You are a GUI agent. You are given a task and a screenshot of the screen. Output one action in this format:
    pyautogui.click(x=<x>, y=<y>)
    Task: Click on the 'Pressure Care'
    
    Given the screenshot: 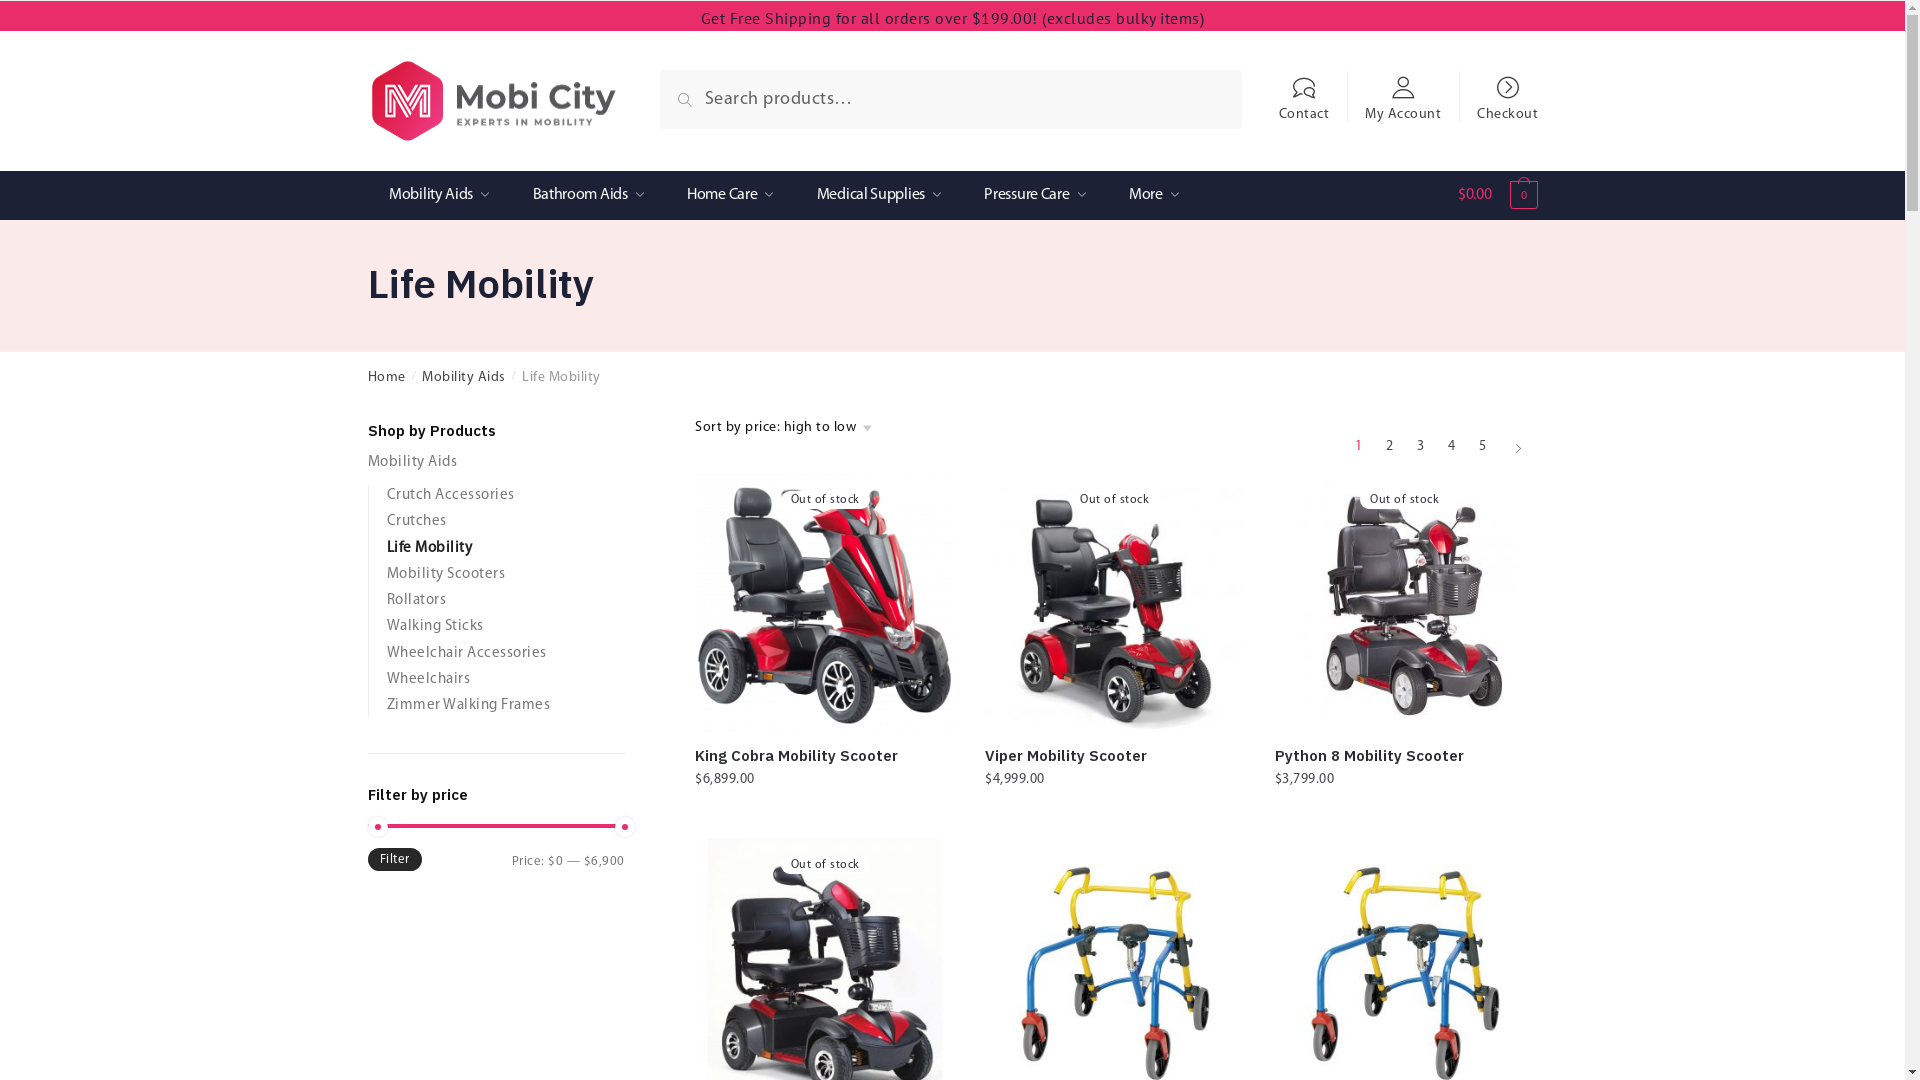 What is the action you would take?
    pyautogui.click(x=1035, y=195)
    